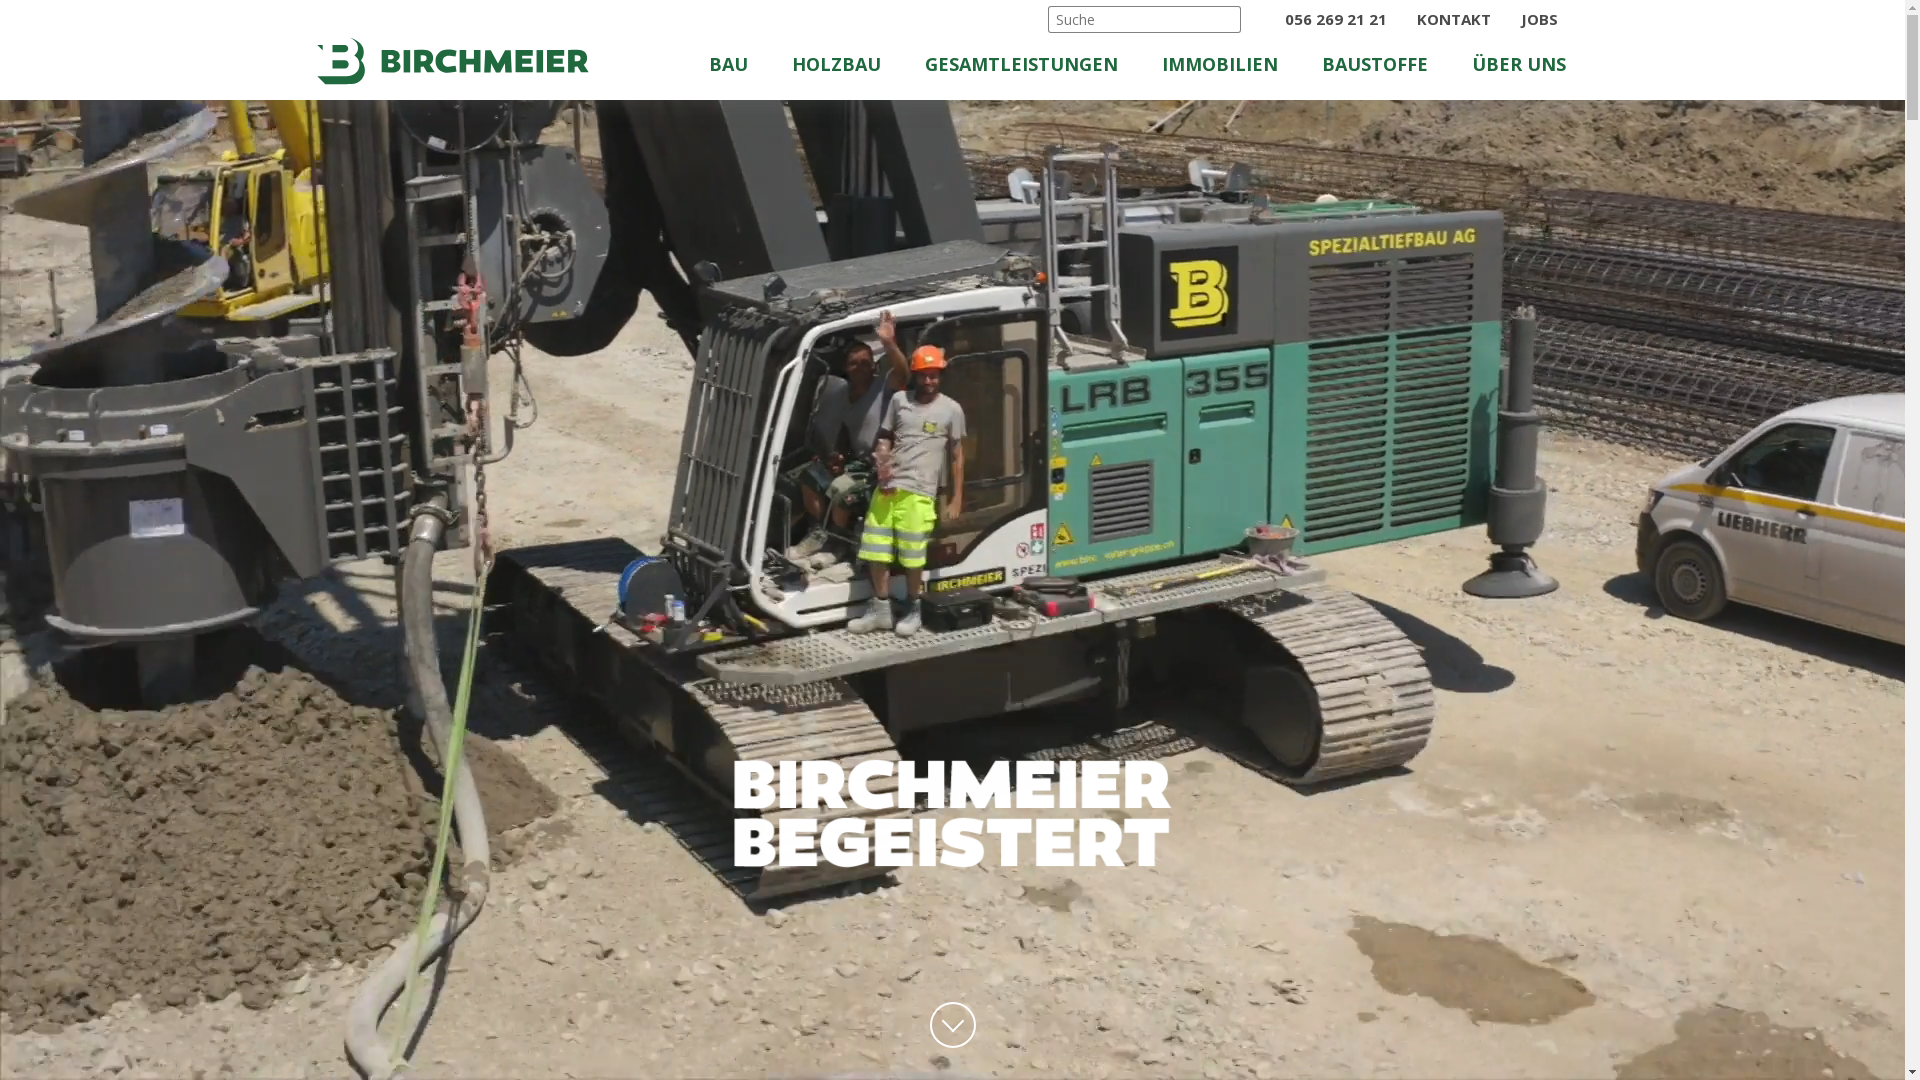 This screenshot has width=1920, height=1080. Describe the element at coordinates (1225, 68) in the screenshot. I see `'IMMOBILIEN'` at that location.